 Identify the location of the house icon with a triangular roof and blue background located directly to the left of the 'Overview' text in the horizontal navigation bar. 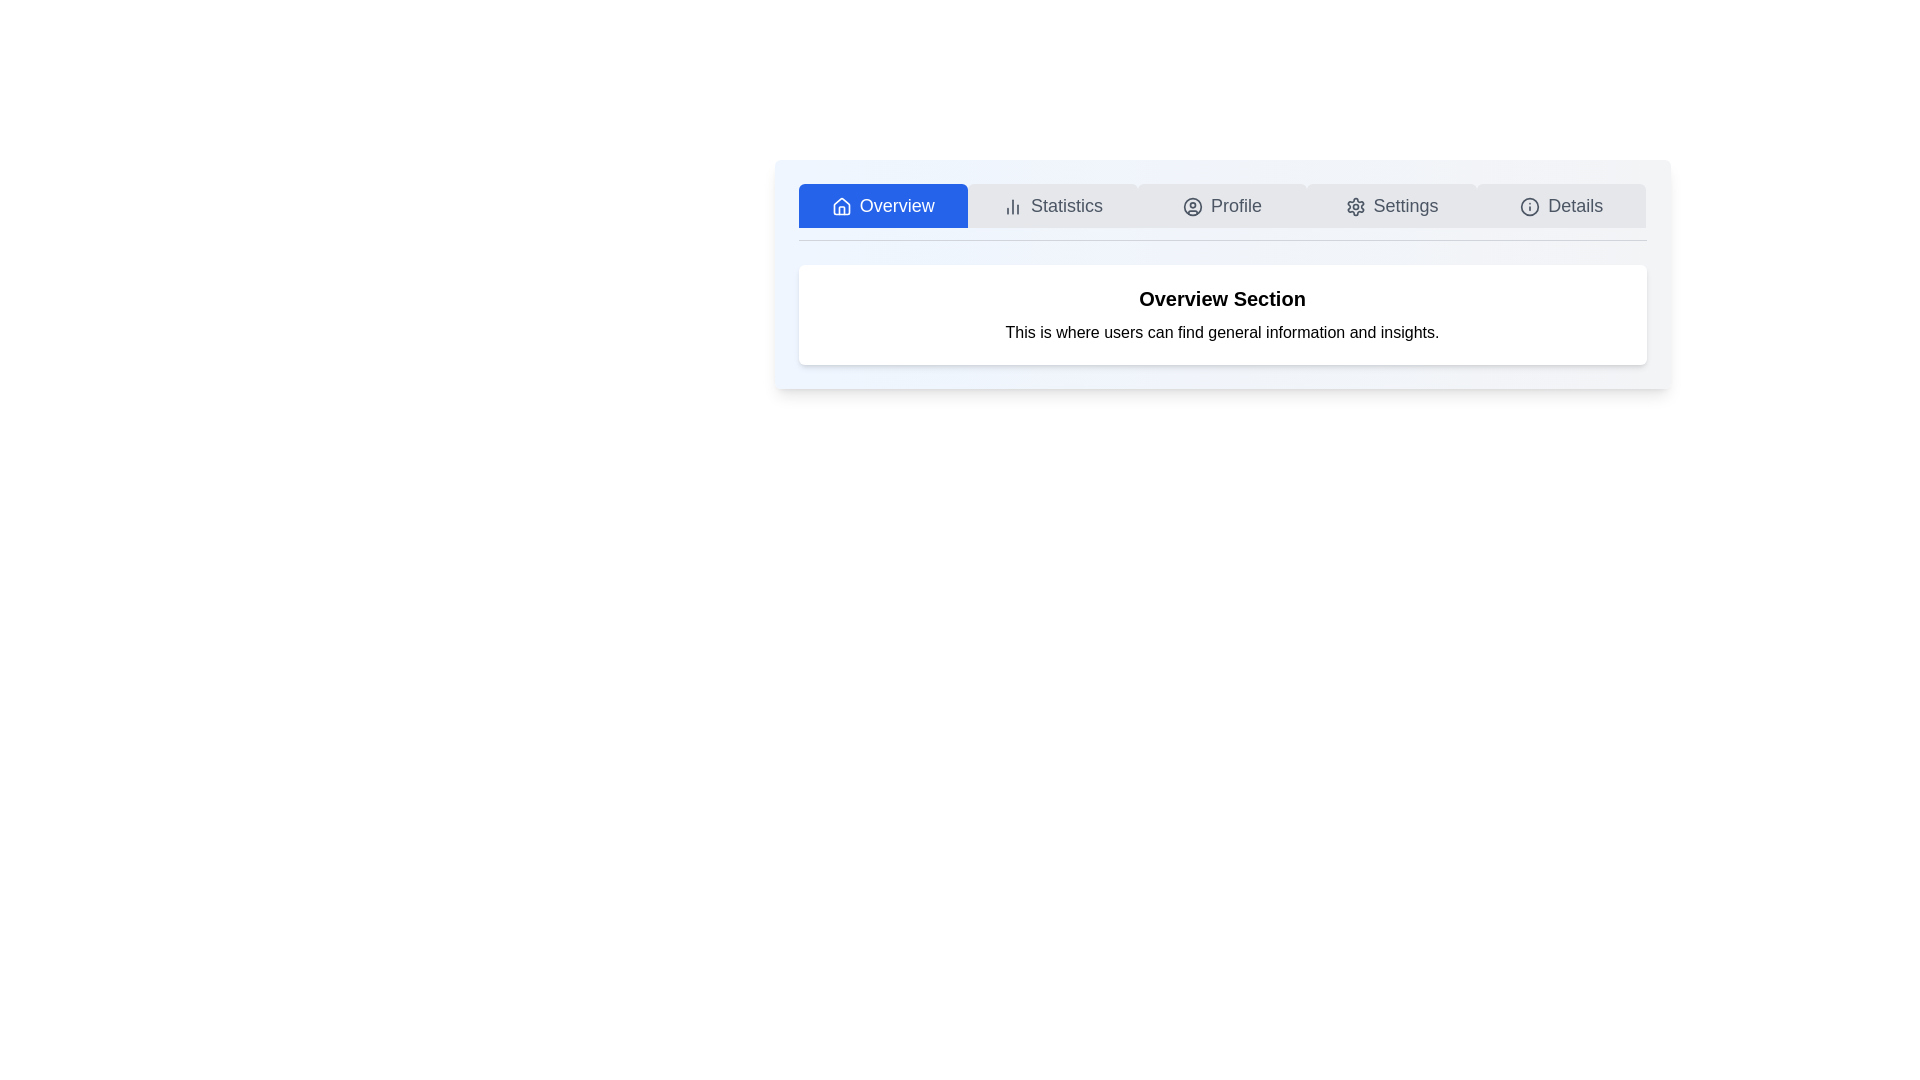
(841, 206).